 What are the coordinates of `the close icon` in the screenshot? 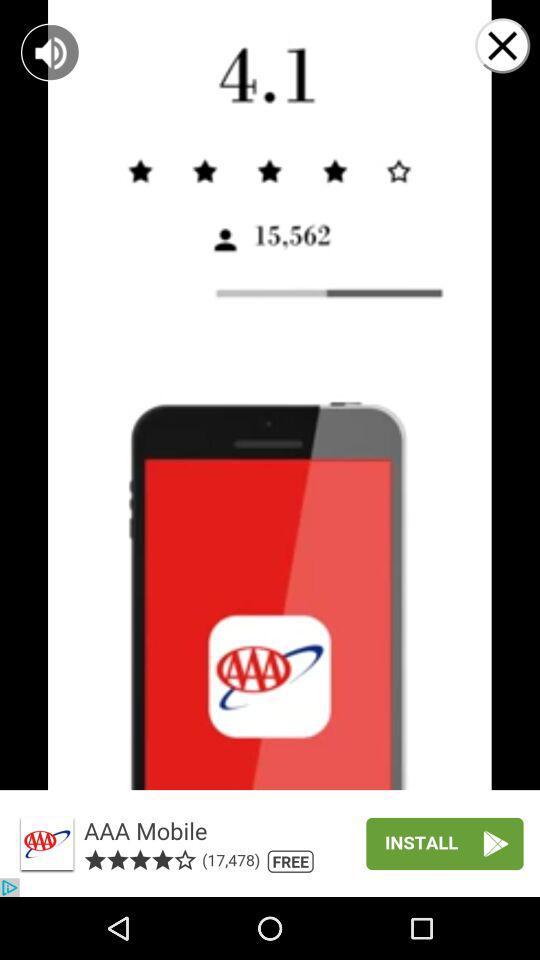 It's located at (270, 841).